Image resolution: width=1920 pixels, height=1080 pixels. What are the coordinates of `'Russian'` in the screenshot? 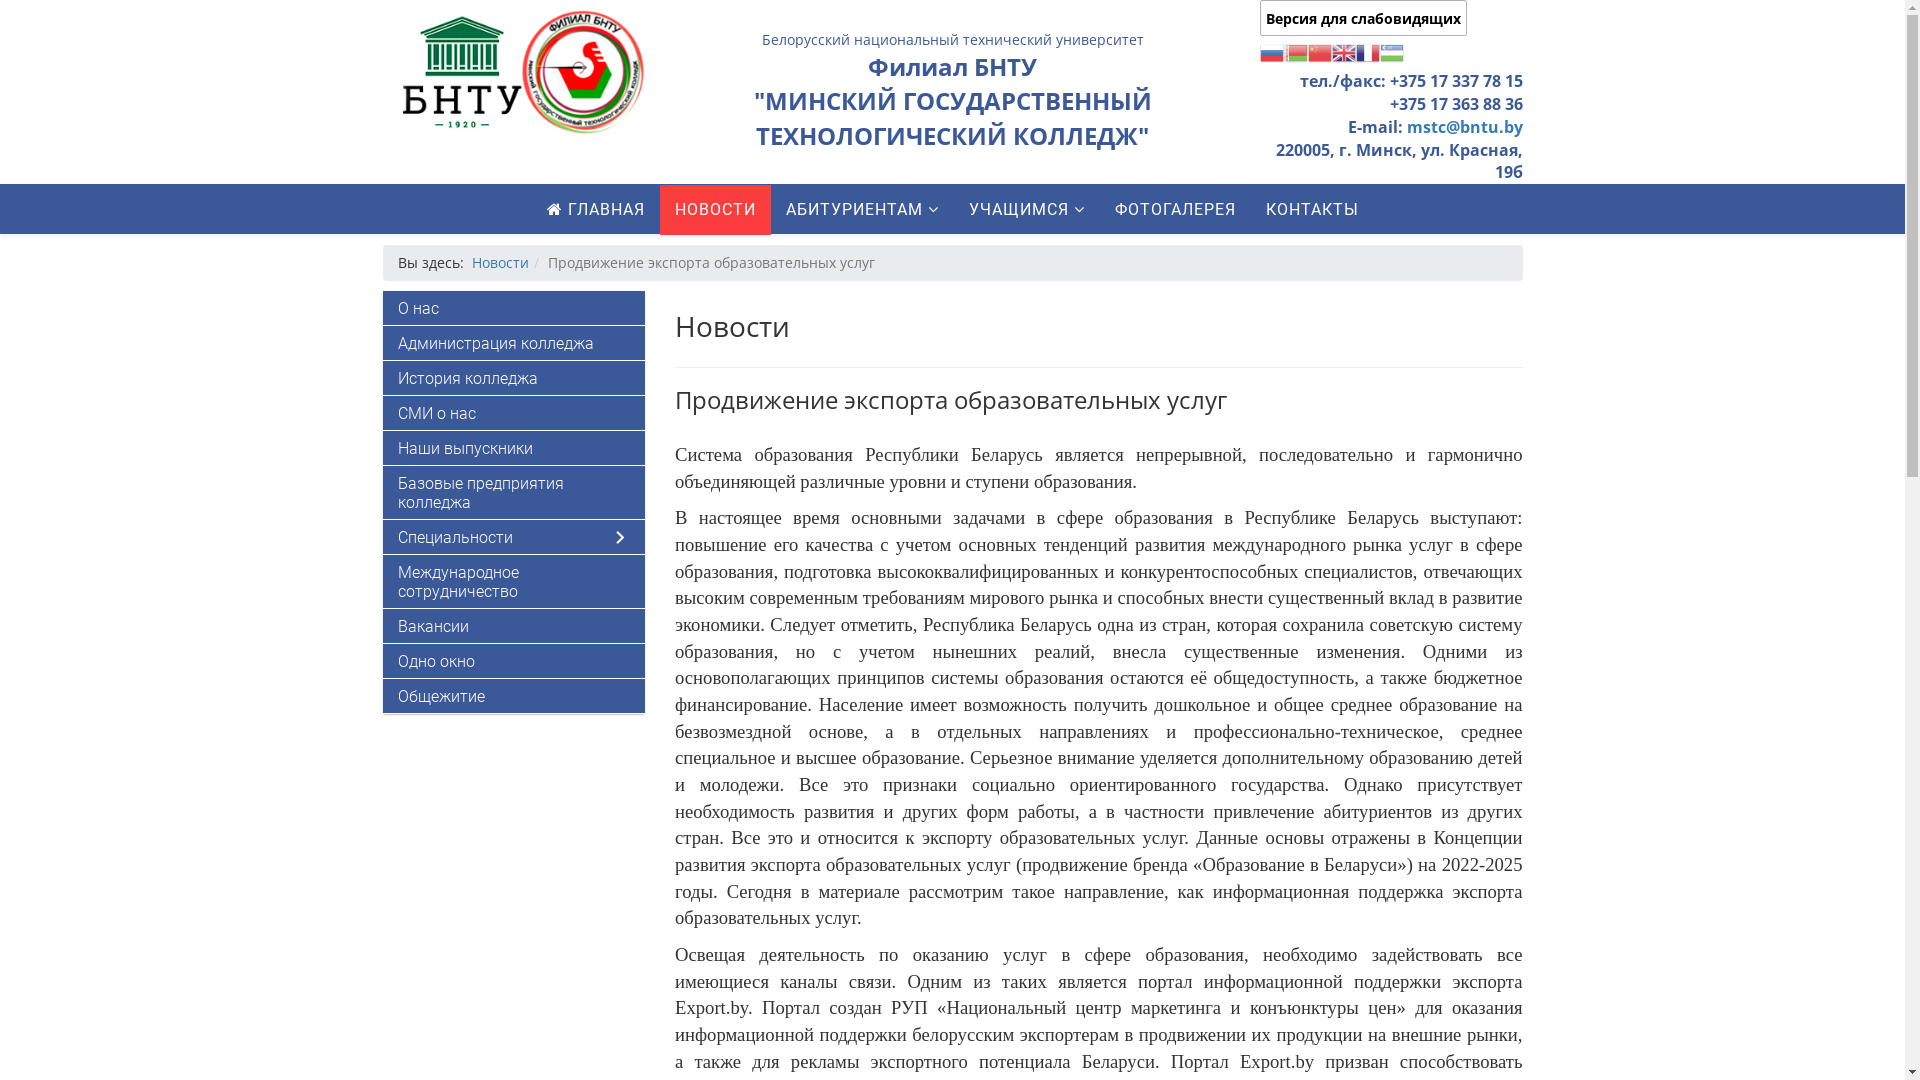 It's located at (1271, 50).